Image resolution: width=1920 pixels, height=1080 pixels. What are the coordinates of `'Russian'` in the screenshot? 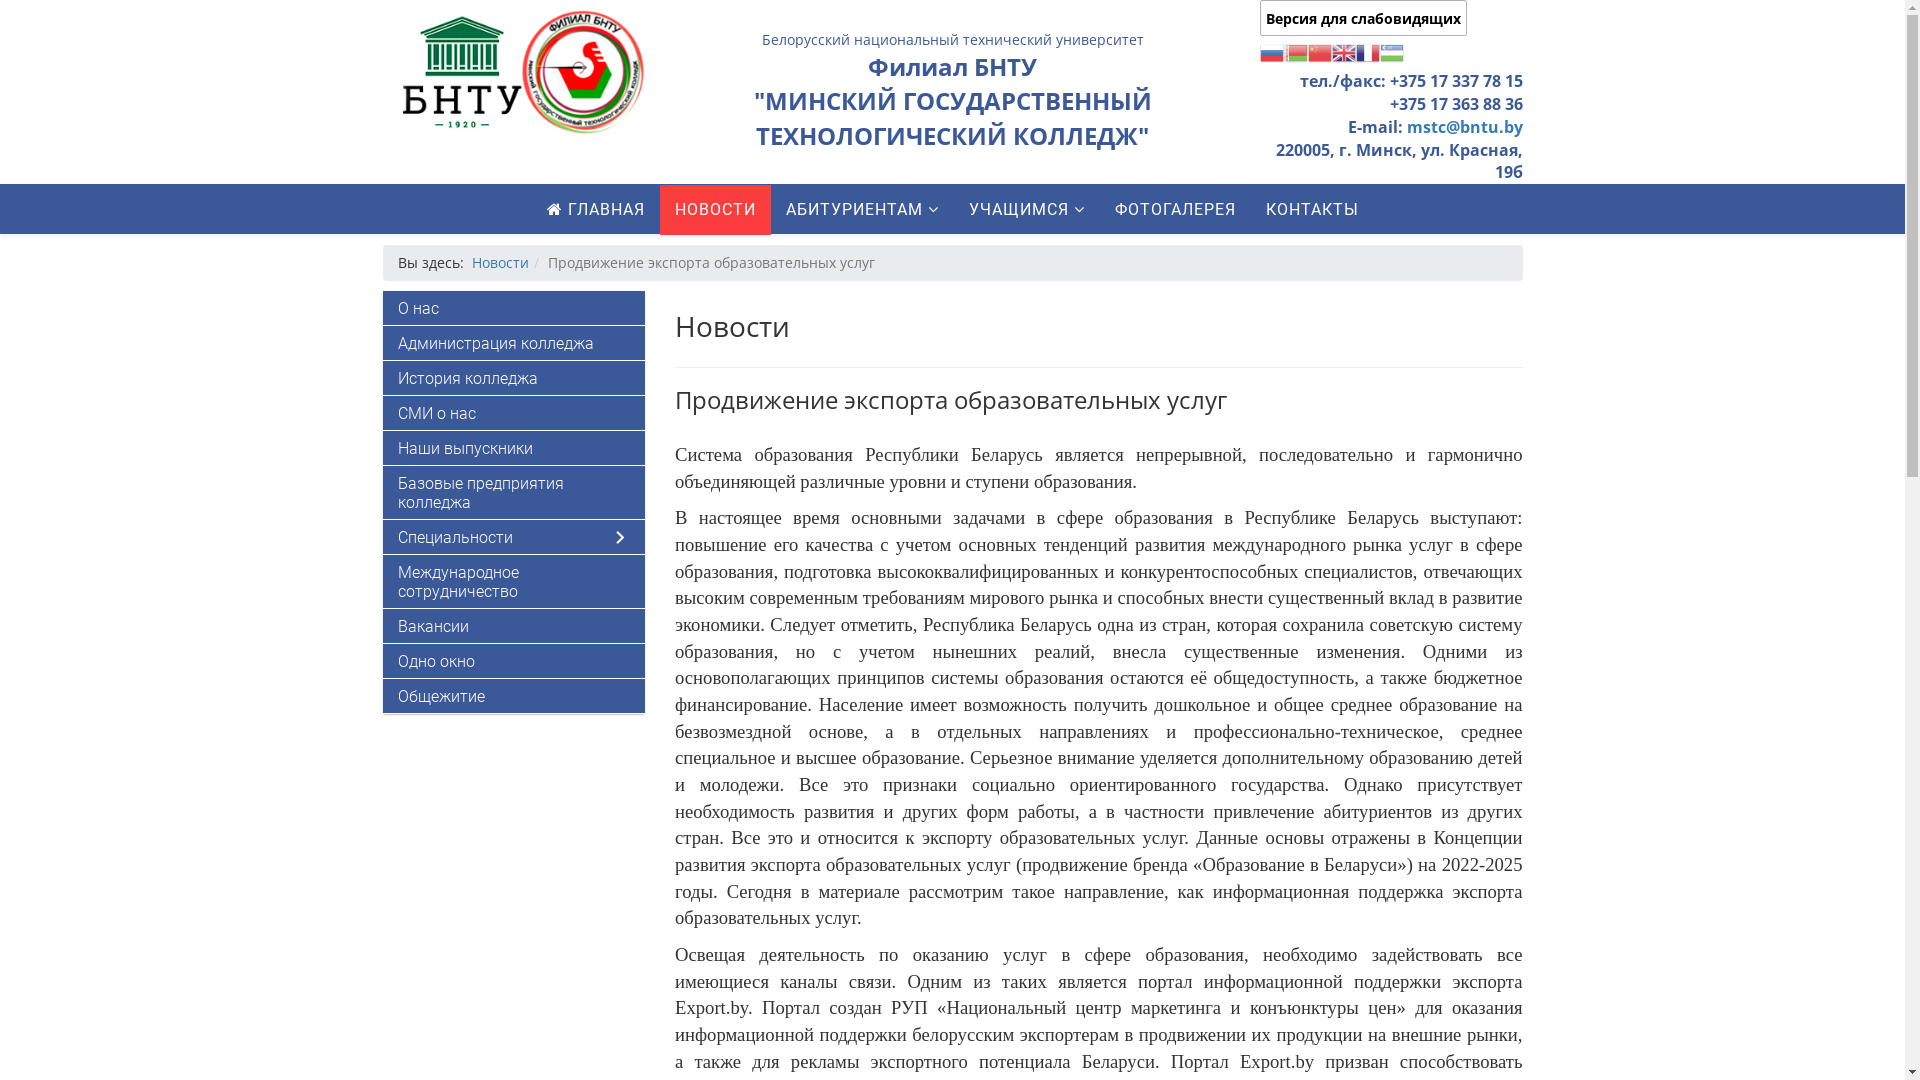 It's located at (1271, 50).